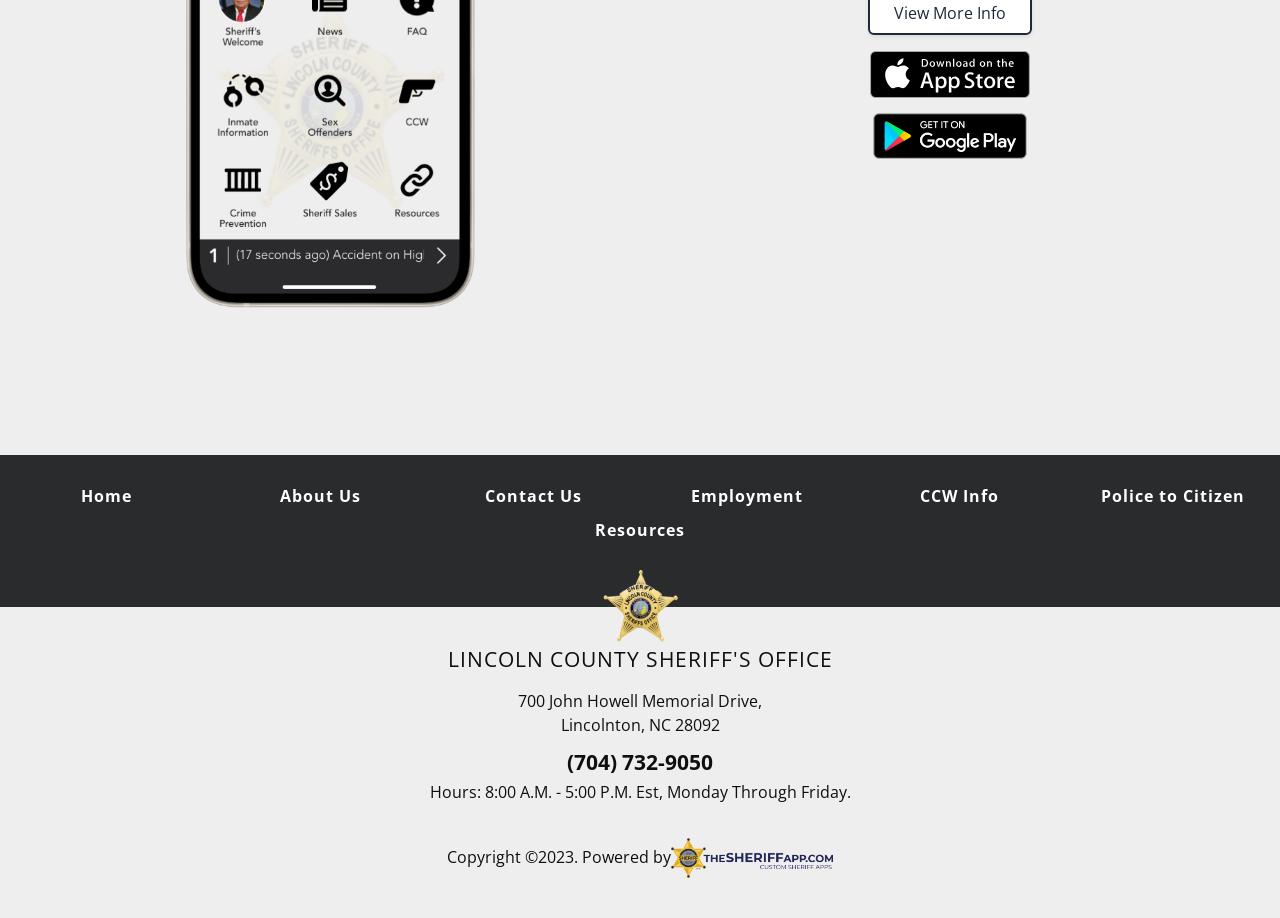  Describe the element at coordinates (555, 856) in the screenshot. I see `'2023'` at that location.